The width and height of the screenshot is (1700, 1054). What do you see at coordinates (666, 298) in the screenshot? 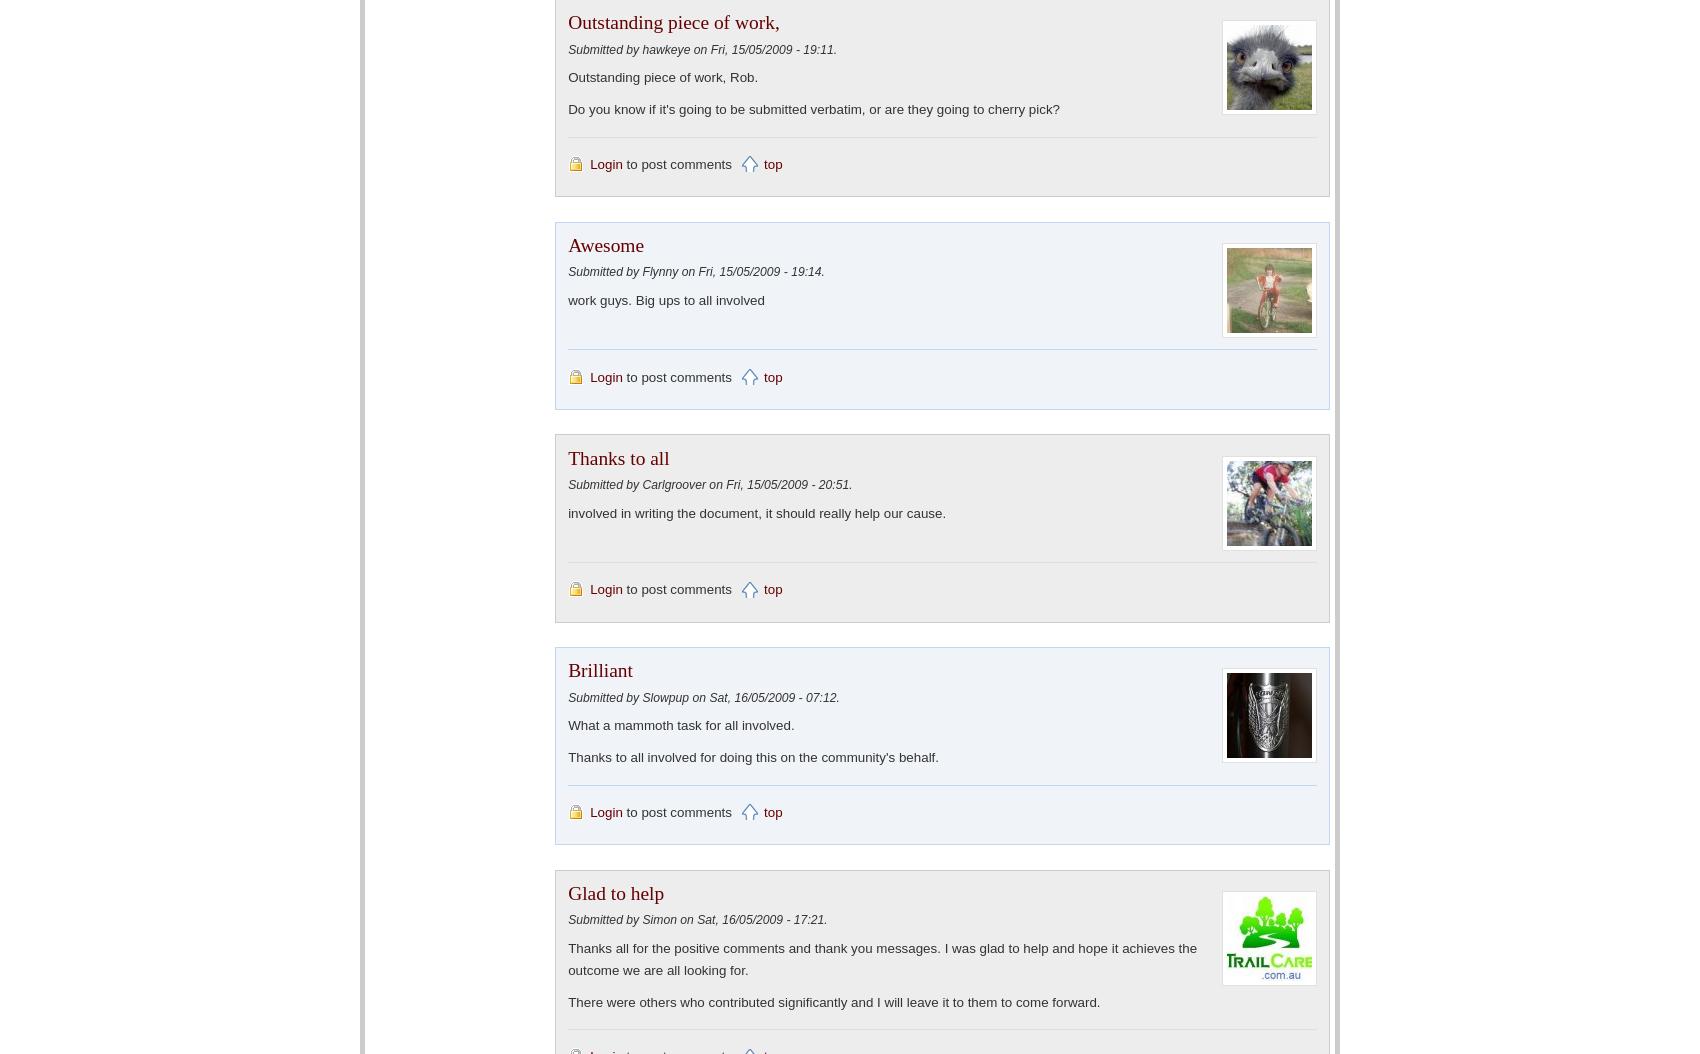
I see `'work guys. Big ups to all involved'` at bounding box center [666, 298].